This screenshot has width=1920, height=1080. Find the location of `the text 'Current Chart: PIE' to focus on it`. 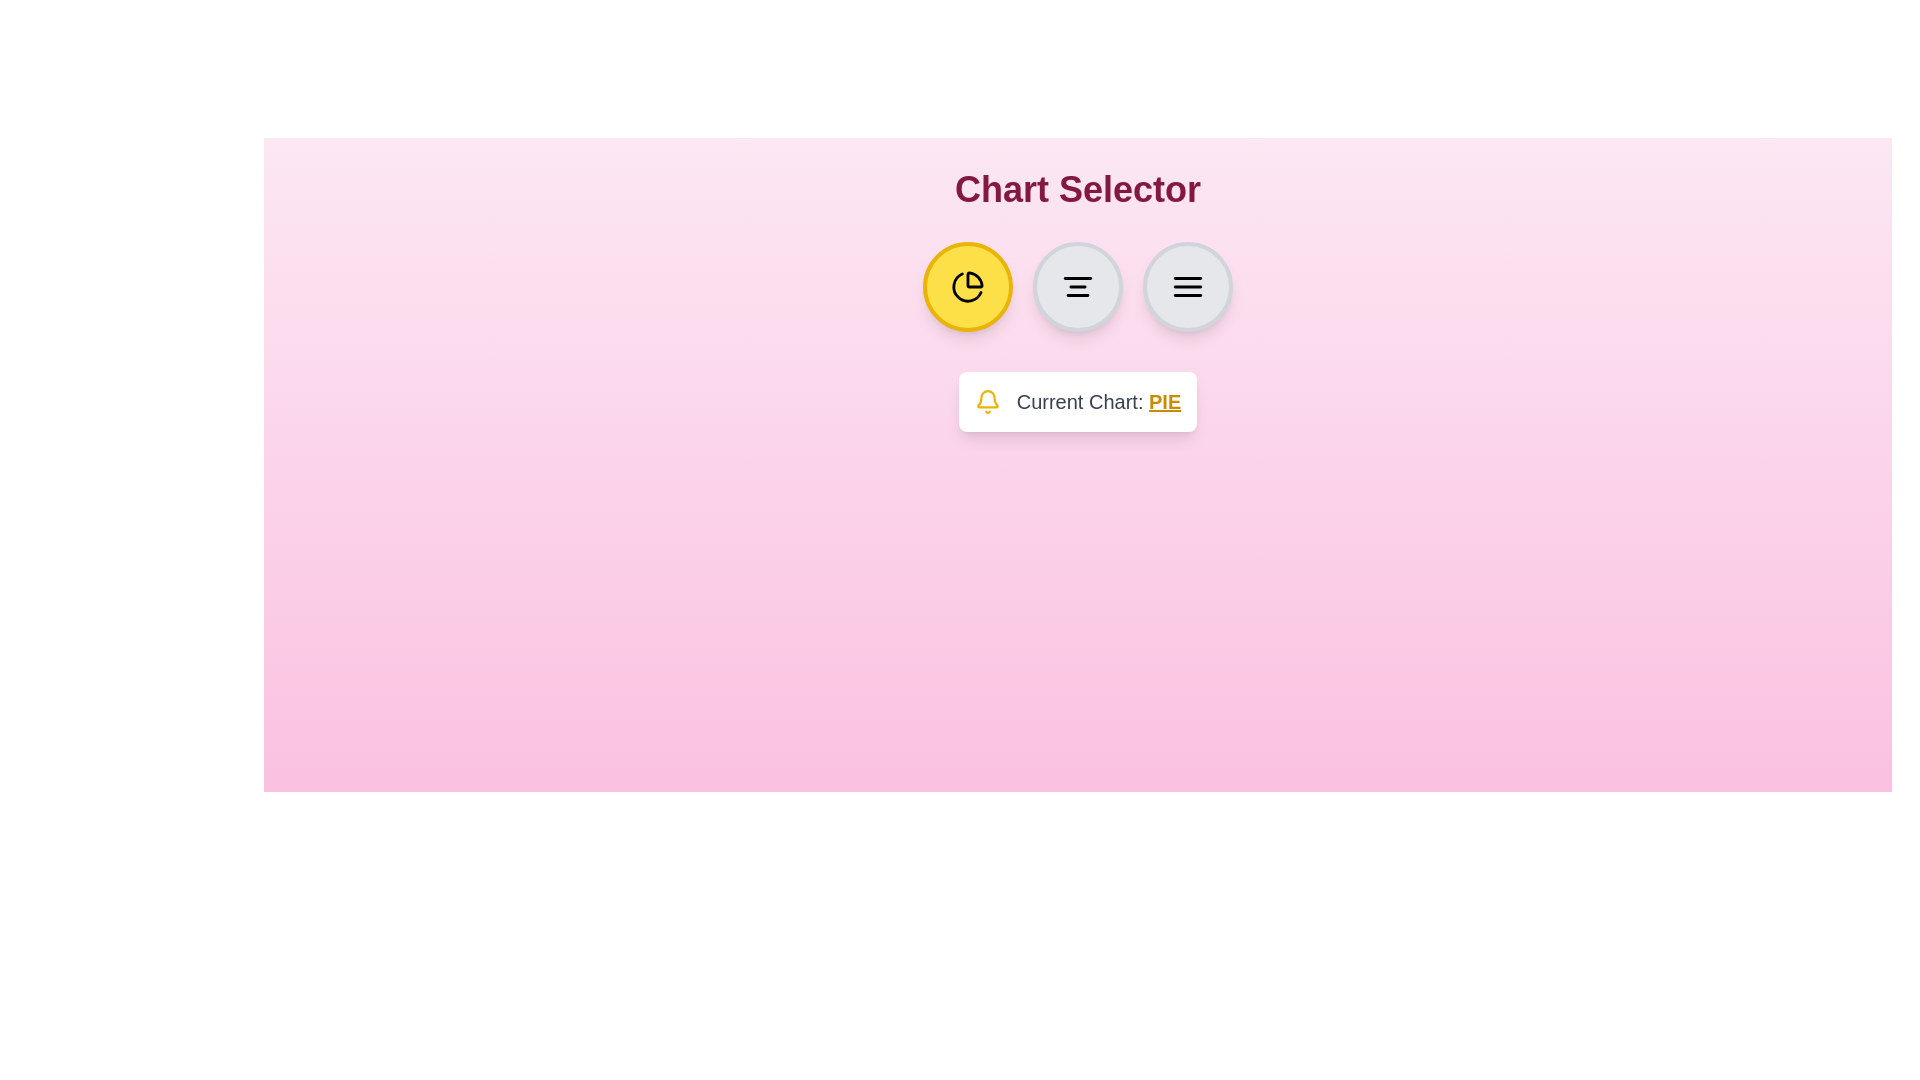

the text 'Current Chart: PIE' to focus on it is located at coordinates (1077, 401).